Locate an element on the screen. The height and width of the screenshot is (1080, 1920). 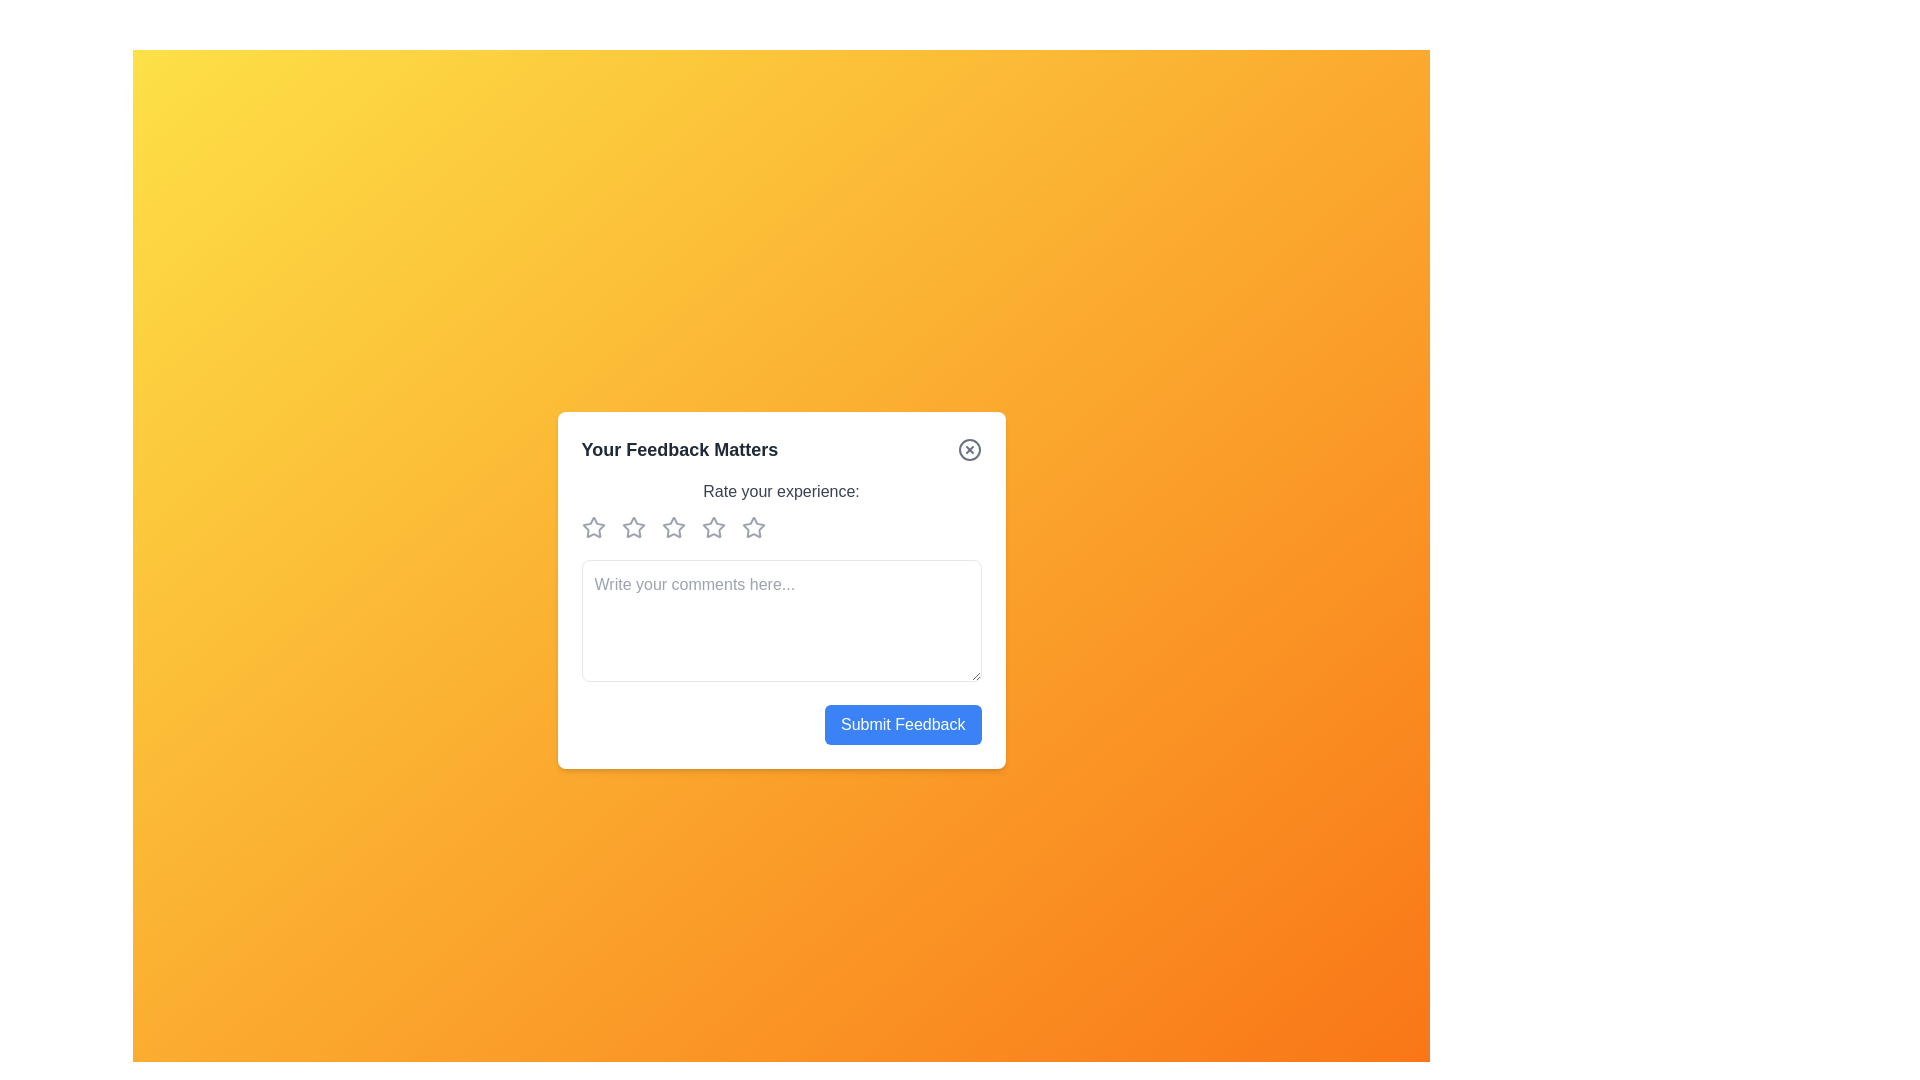
the rating to 5 stars by clicking on the corresponding star is located at coordinates (756, 526).